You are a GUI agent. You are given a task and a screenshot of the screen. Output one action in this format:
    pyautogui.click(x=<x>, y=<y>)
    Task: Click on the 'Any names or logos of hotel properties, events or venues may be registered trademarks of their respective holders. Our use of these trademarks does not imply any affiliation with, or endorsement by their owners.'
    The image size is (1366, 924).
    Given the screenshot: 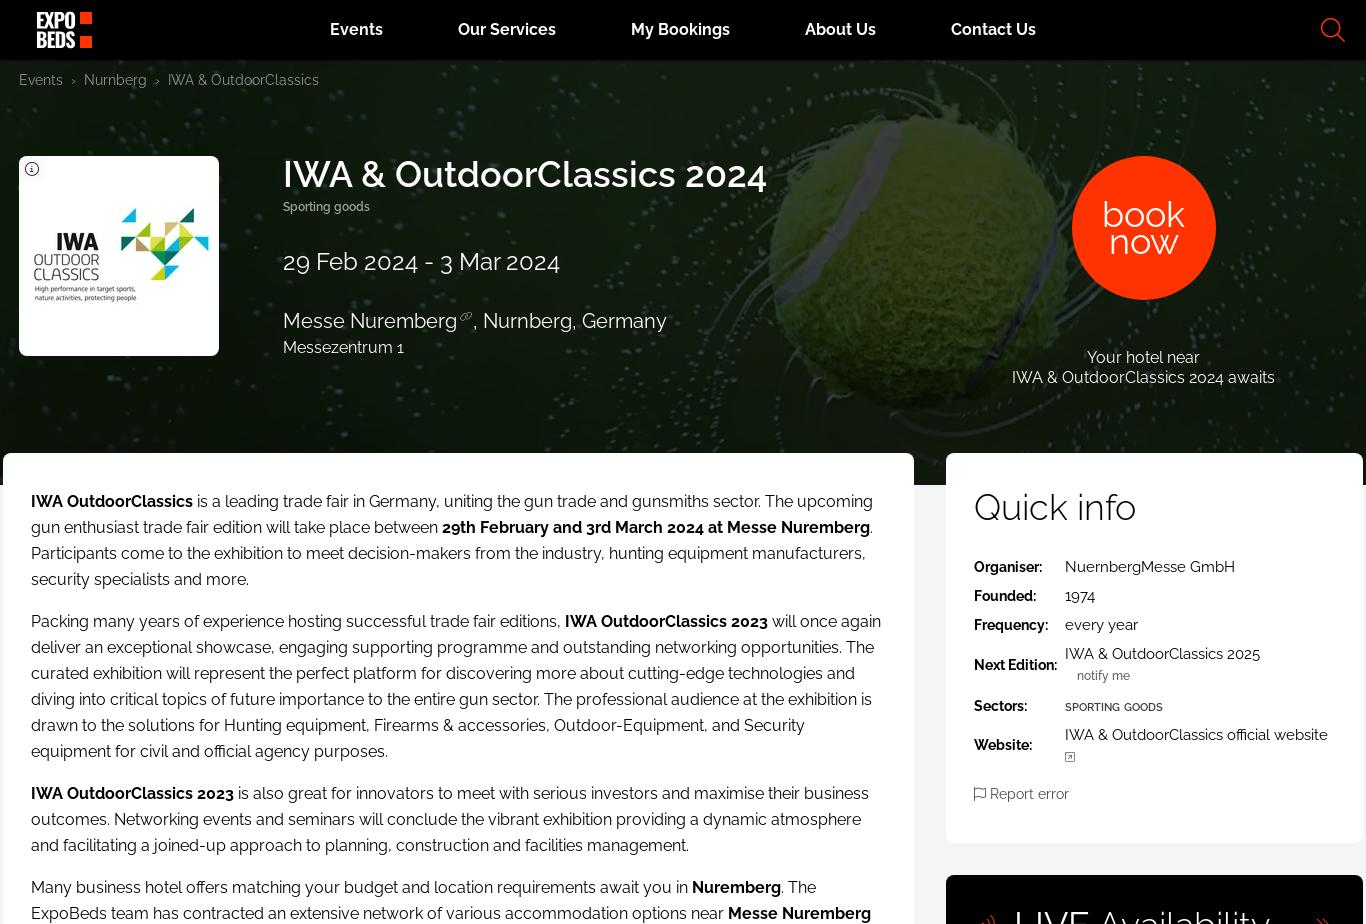 What is the action you would take?
    pyautogui.click(x=1141, y=514)
    